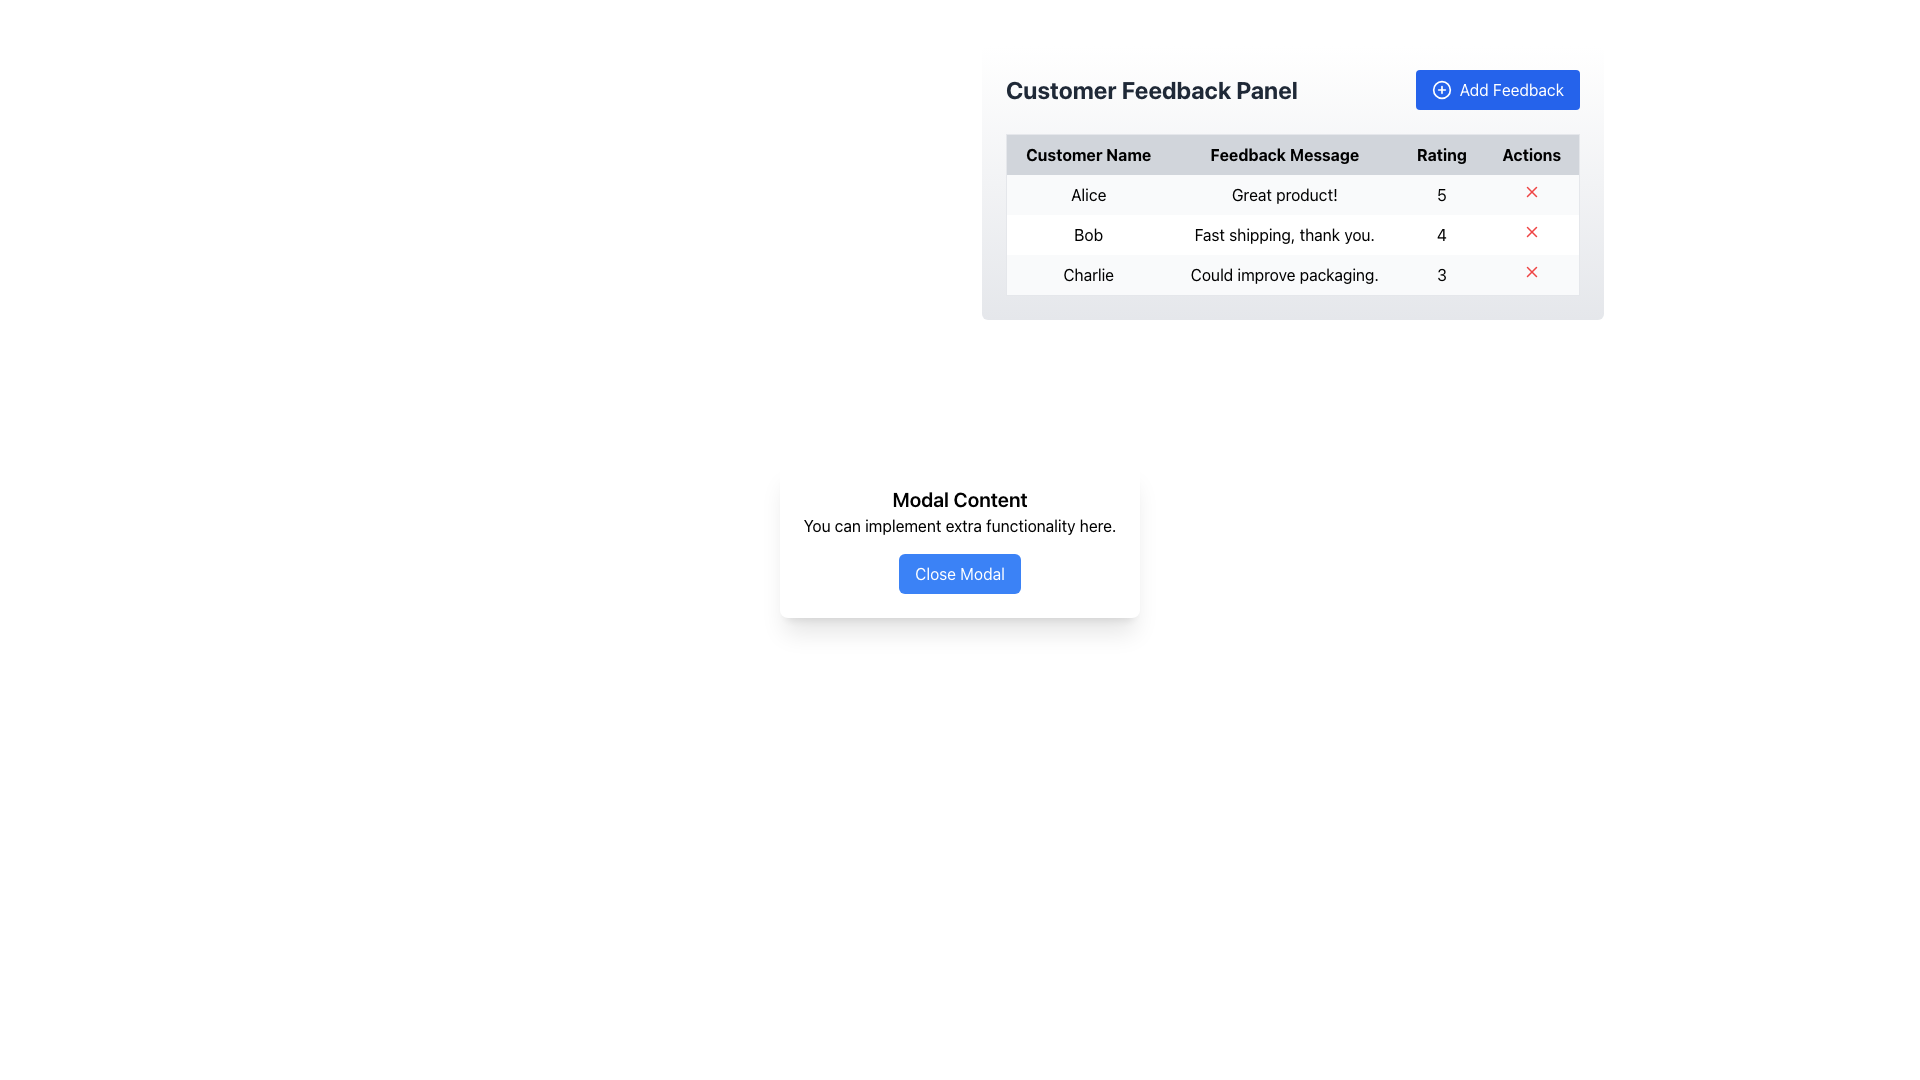 The width and height of the screenshot is (1920, 1080). I want to click on the 'Feedback Message' text element located in the header of the table, which is the second item in the row, positioned between 'Customer Name' and 'Rating' headers, so click(1284, 153).